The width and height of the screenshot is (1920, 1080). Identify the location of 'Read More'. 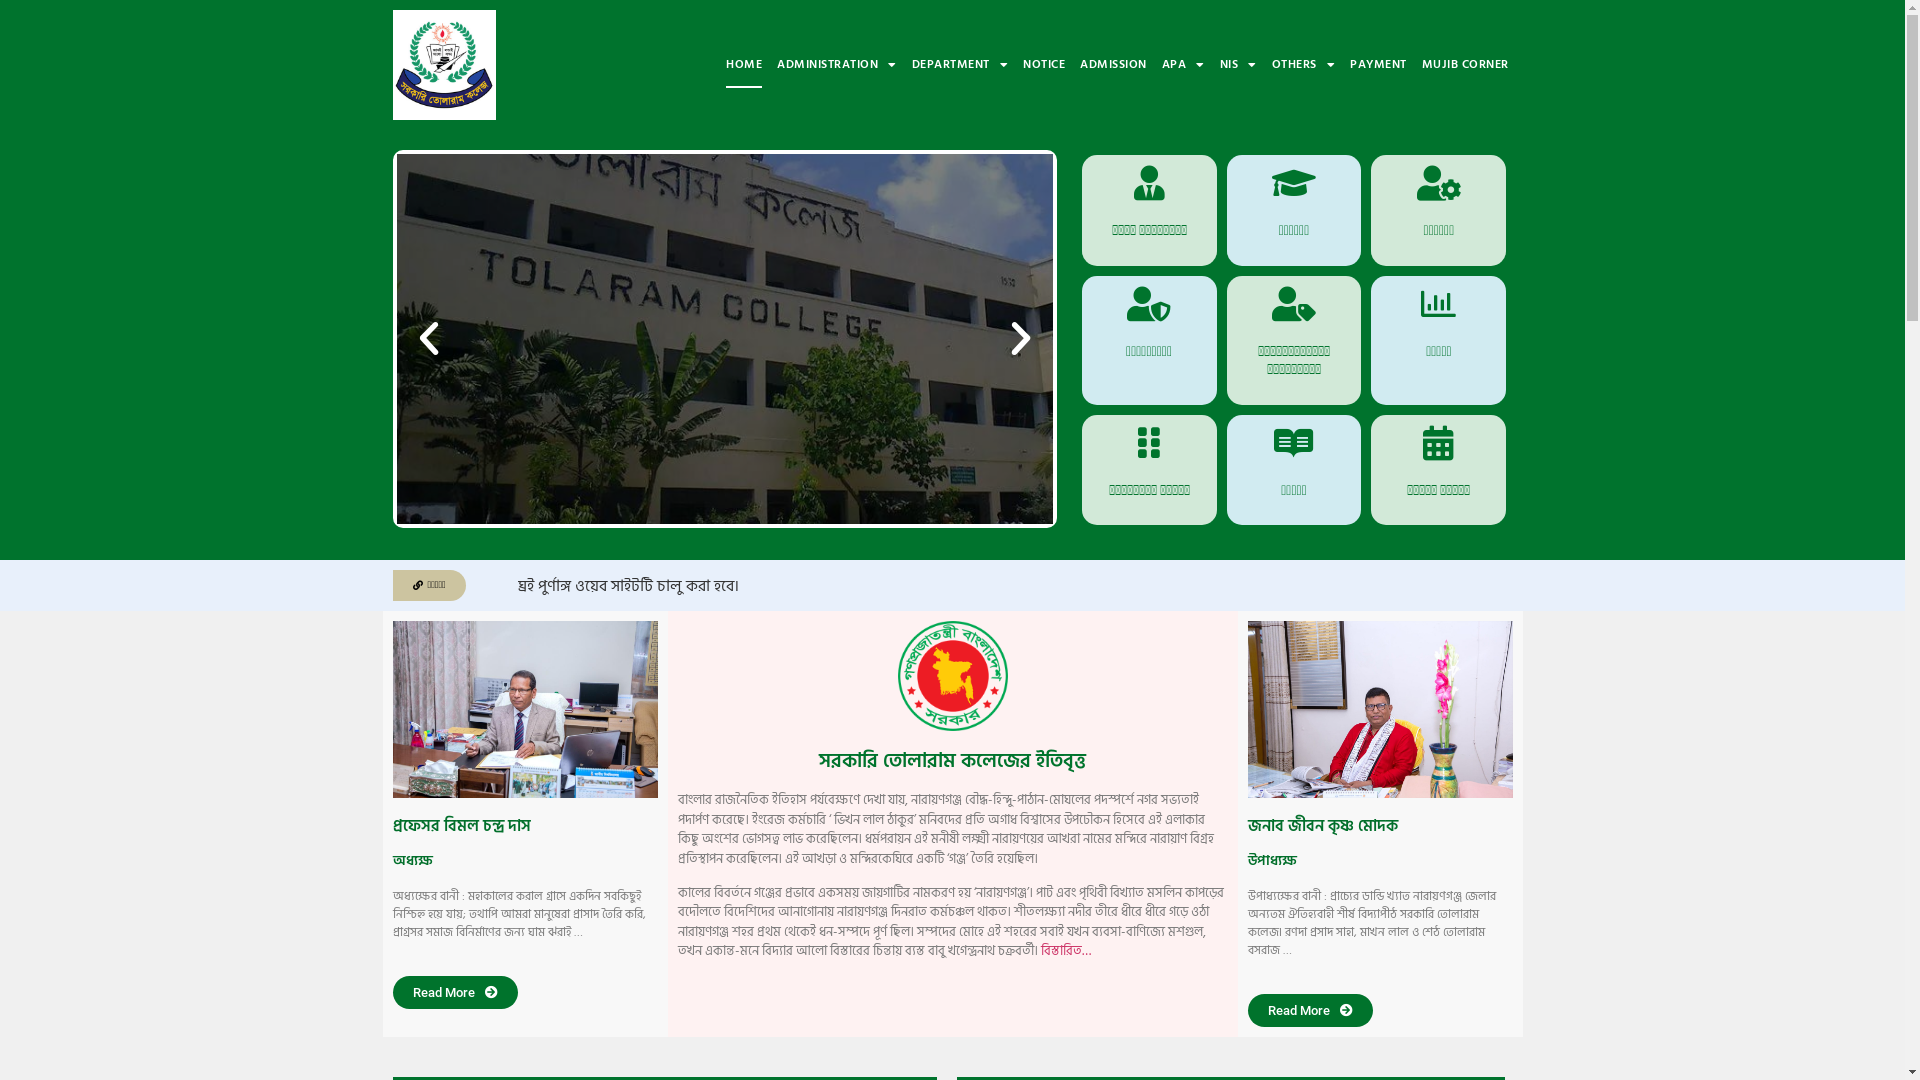
(392, 992).